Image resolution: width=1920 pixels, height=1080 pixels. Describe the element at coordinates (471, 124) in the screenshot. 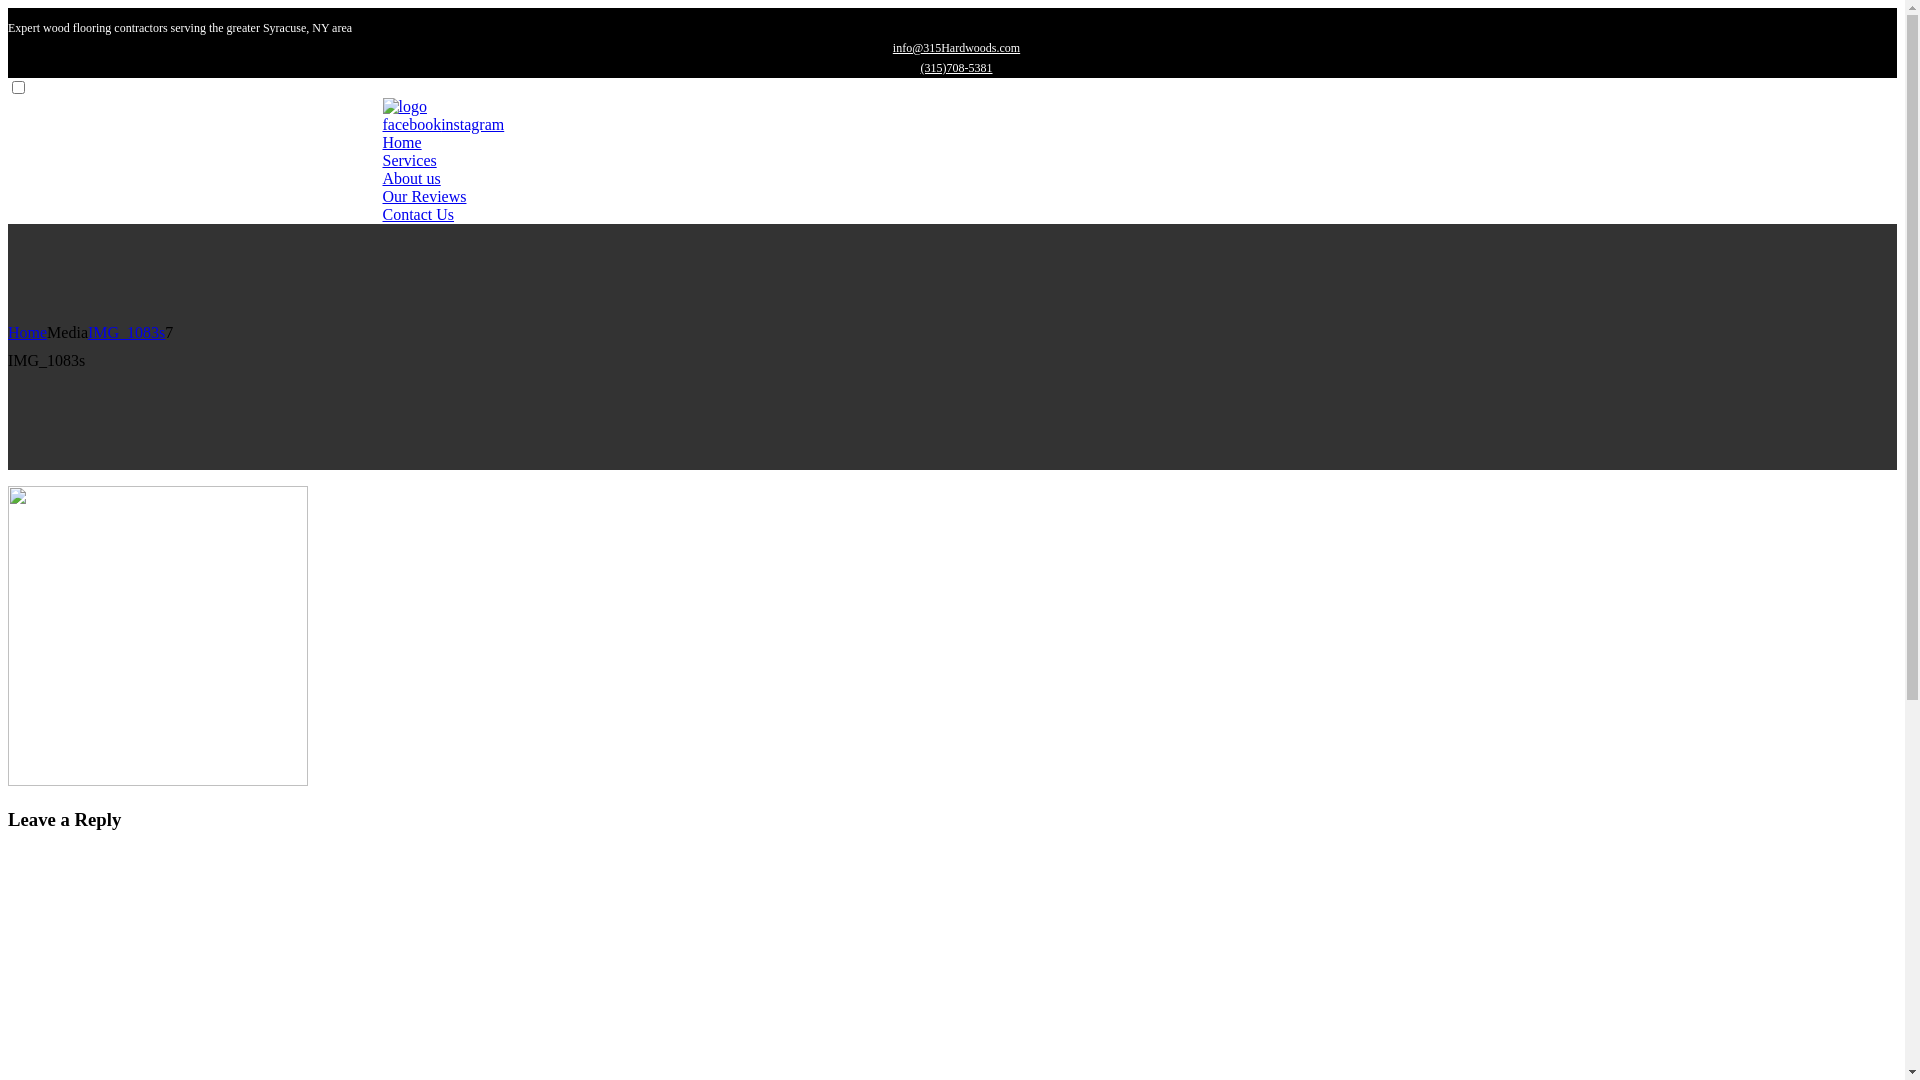

I see `'instagram'` at that location.